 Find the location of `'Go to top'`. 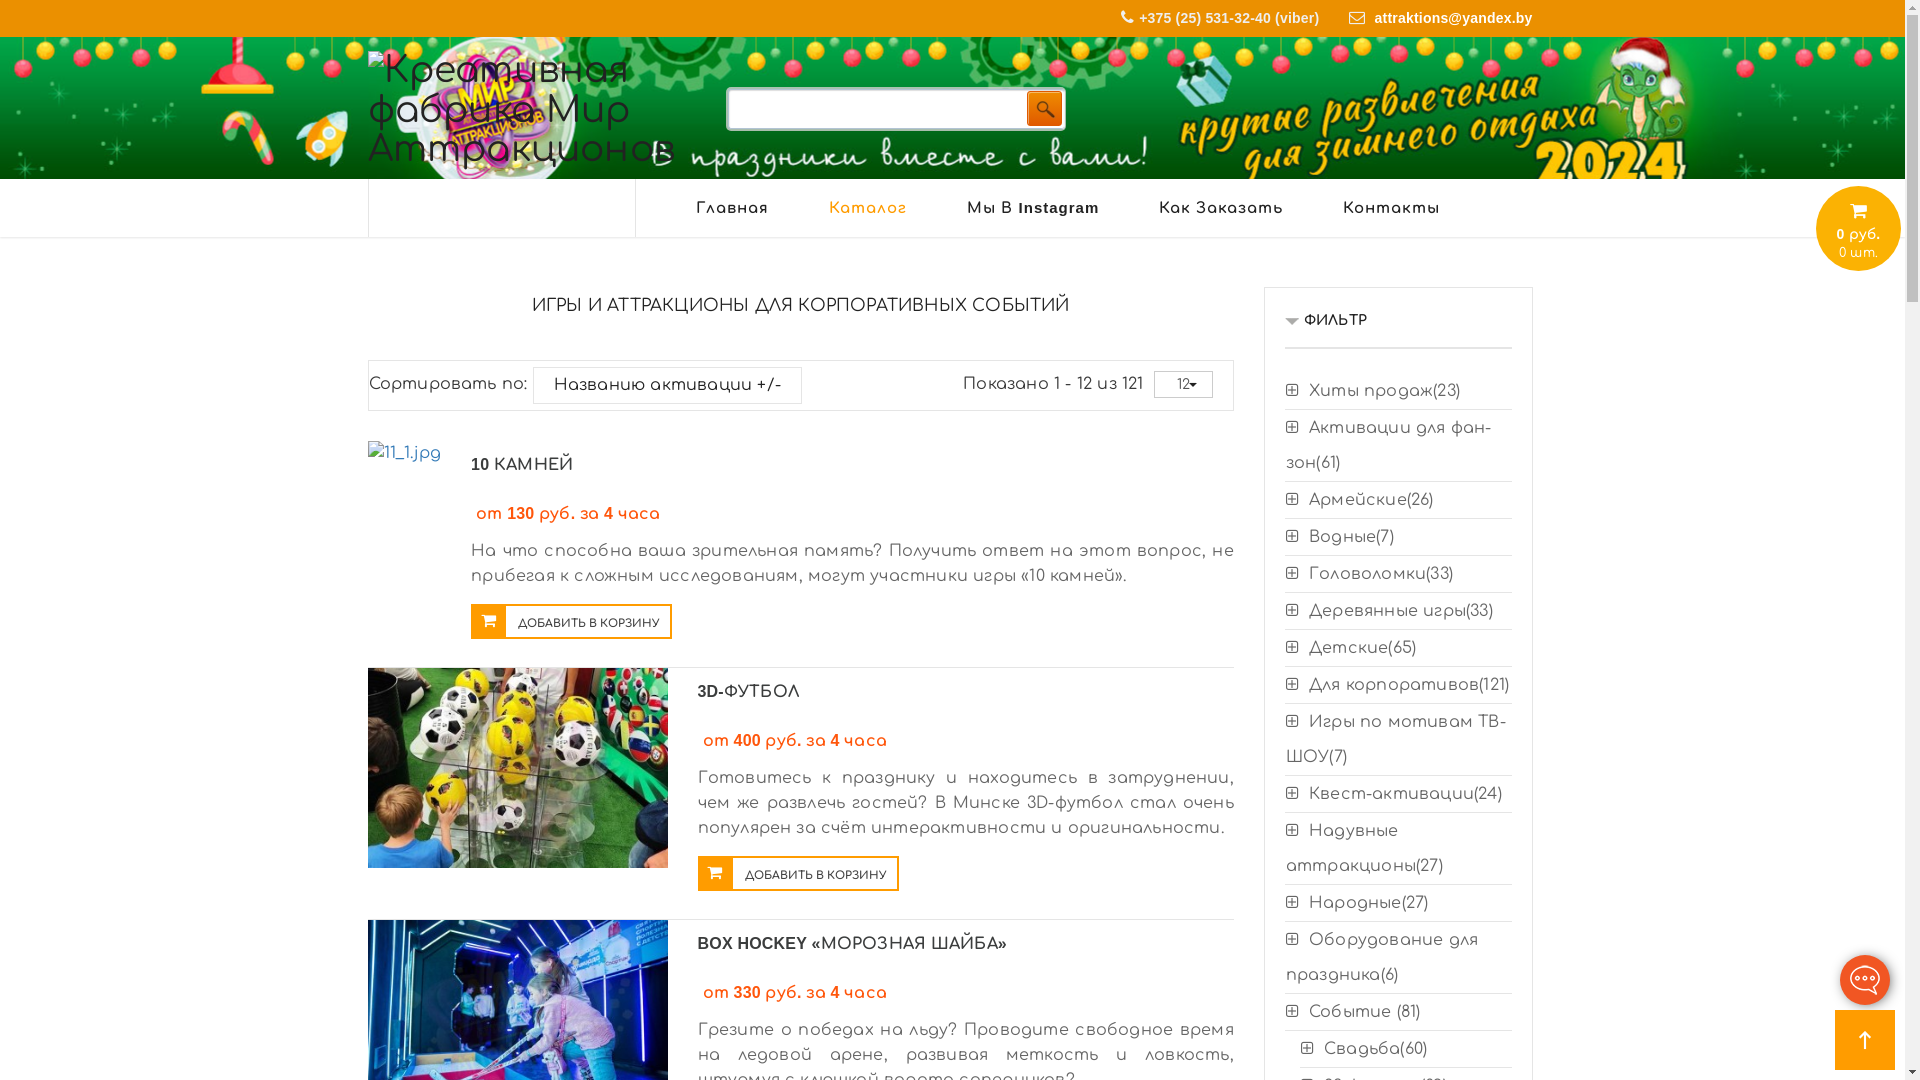

'Go to top' is located at coordinates (1864, 1039).